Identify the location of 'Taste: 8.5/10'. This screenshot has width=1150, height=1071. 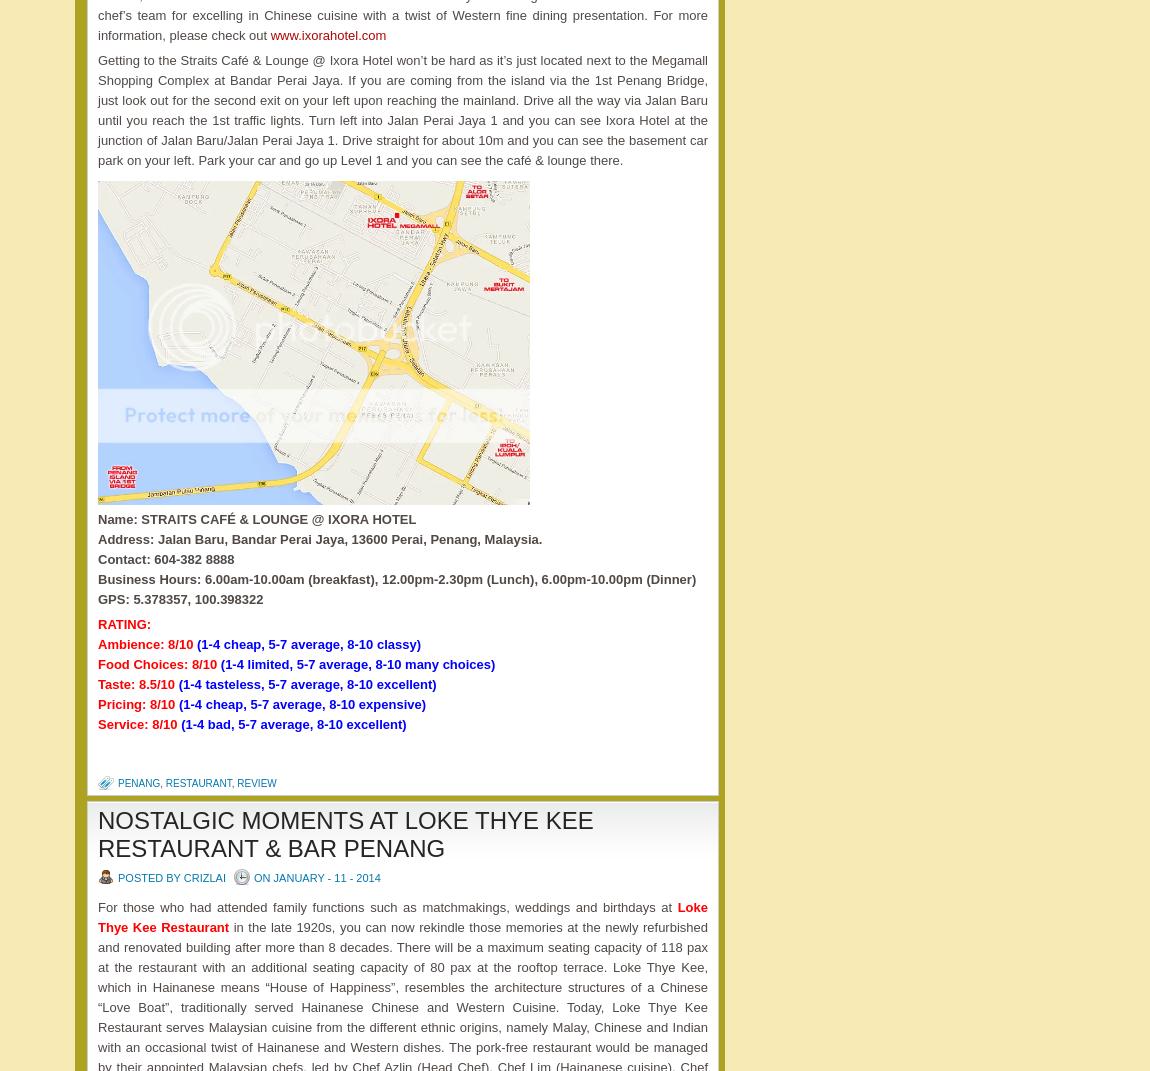
(137, 682).